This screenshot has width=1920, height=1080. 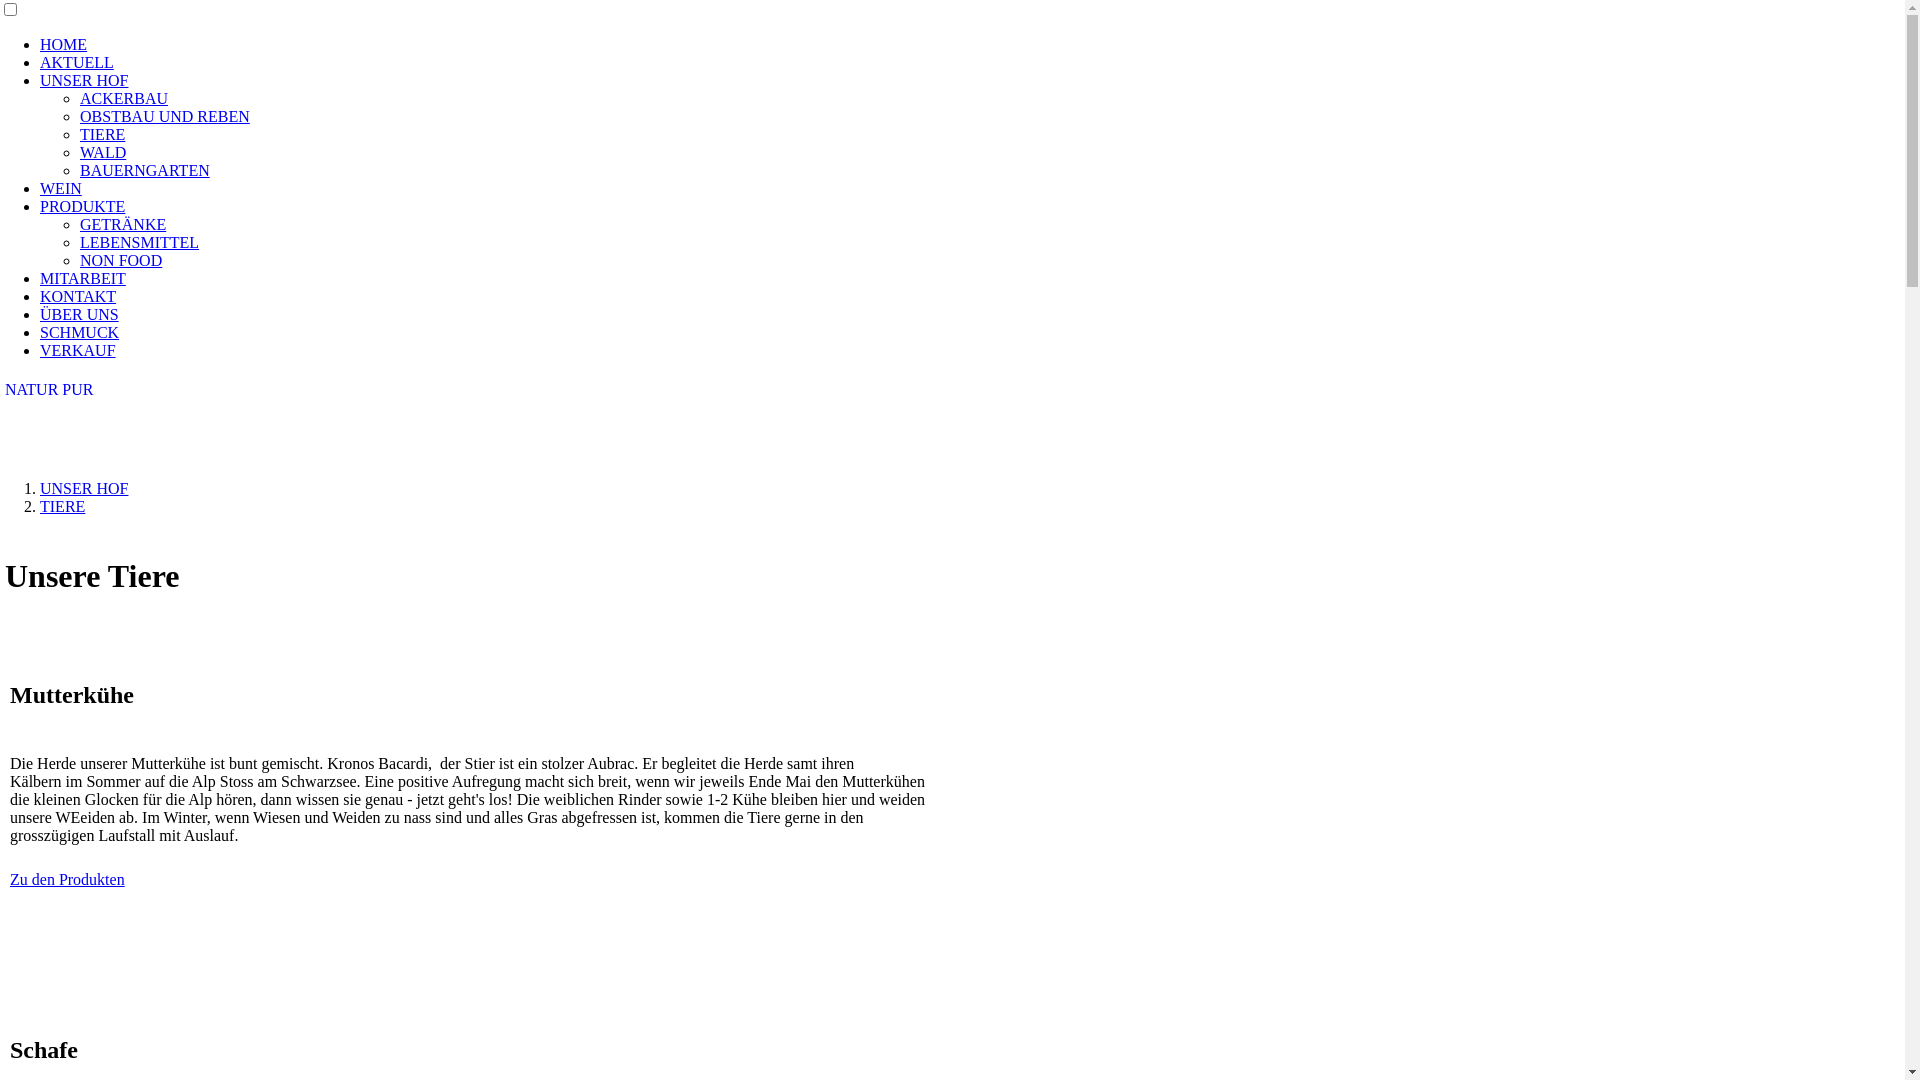 I want to click on 'MITARBEIT', so click(x=39, y=278).